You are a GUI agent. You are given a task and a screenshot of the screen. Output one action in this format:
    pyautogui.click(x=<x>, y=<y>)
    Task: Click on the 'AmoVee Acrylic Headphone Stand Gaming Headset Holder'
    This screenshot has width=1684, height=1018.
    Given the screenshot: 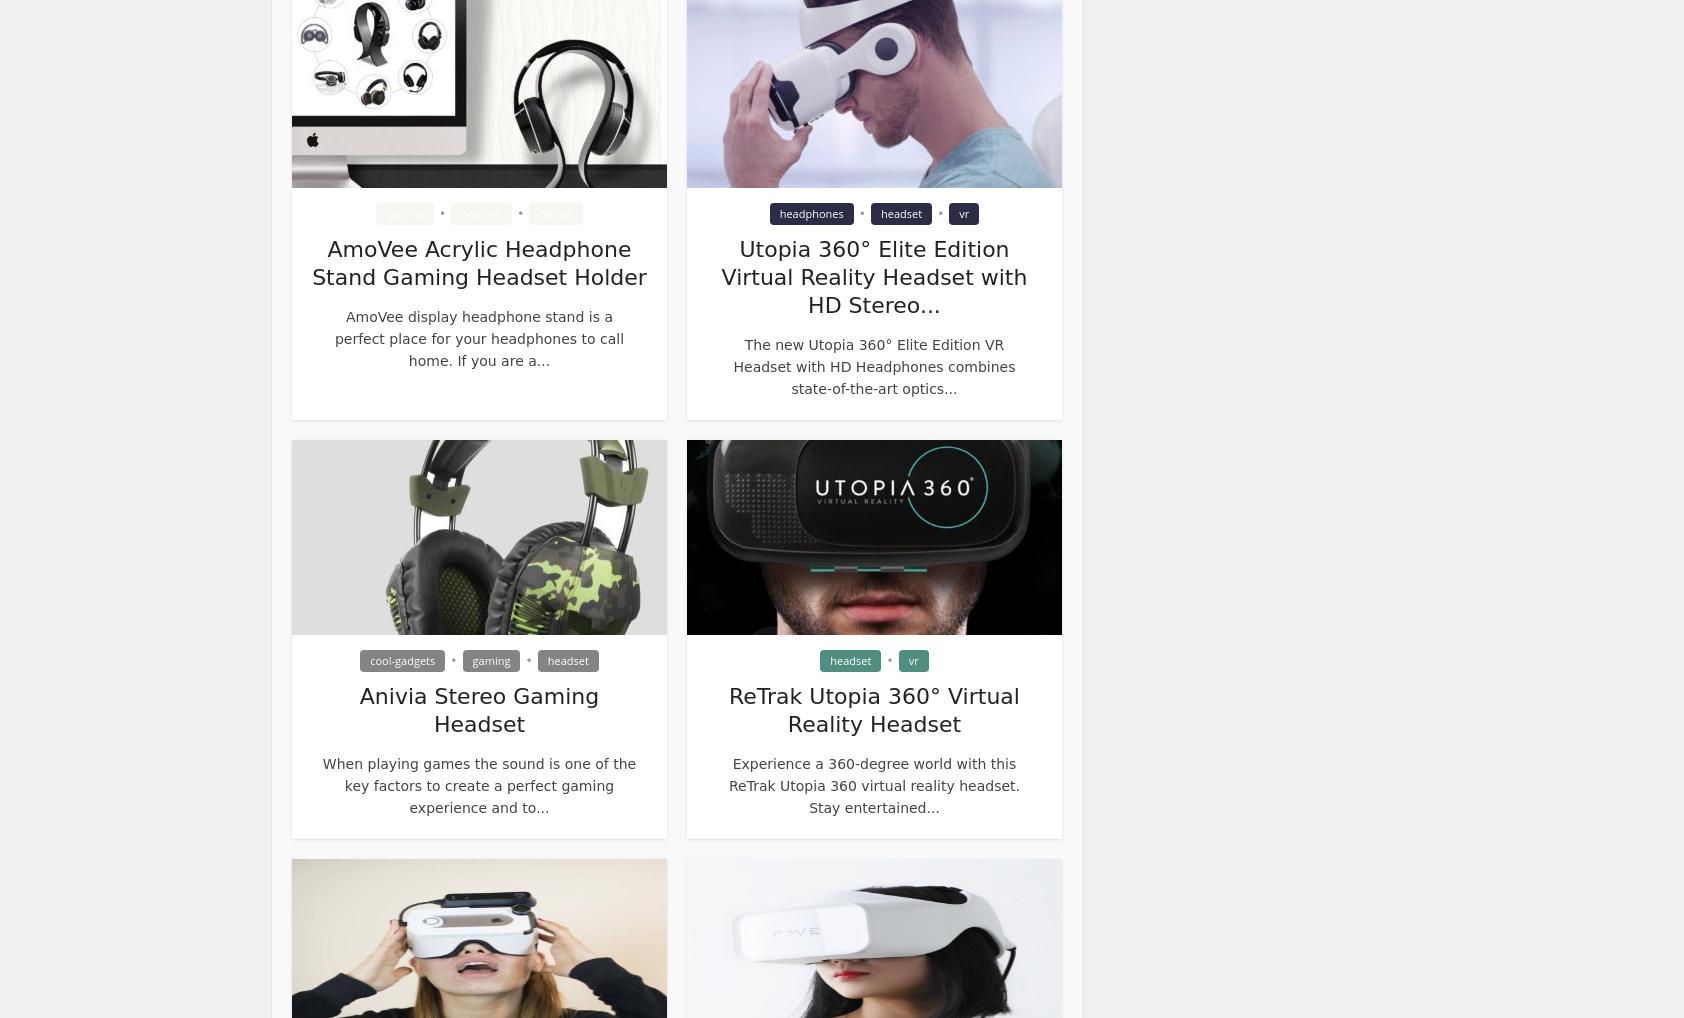 What is the action you would take?
    pyautogui.click(x=477, y=263)
    